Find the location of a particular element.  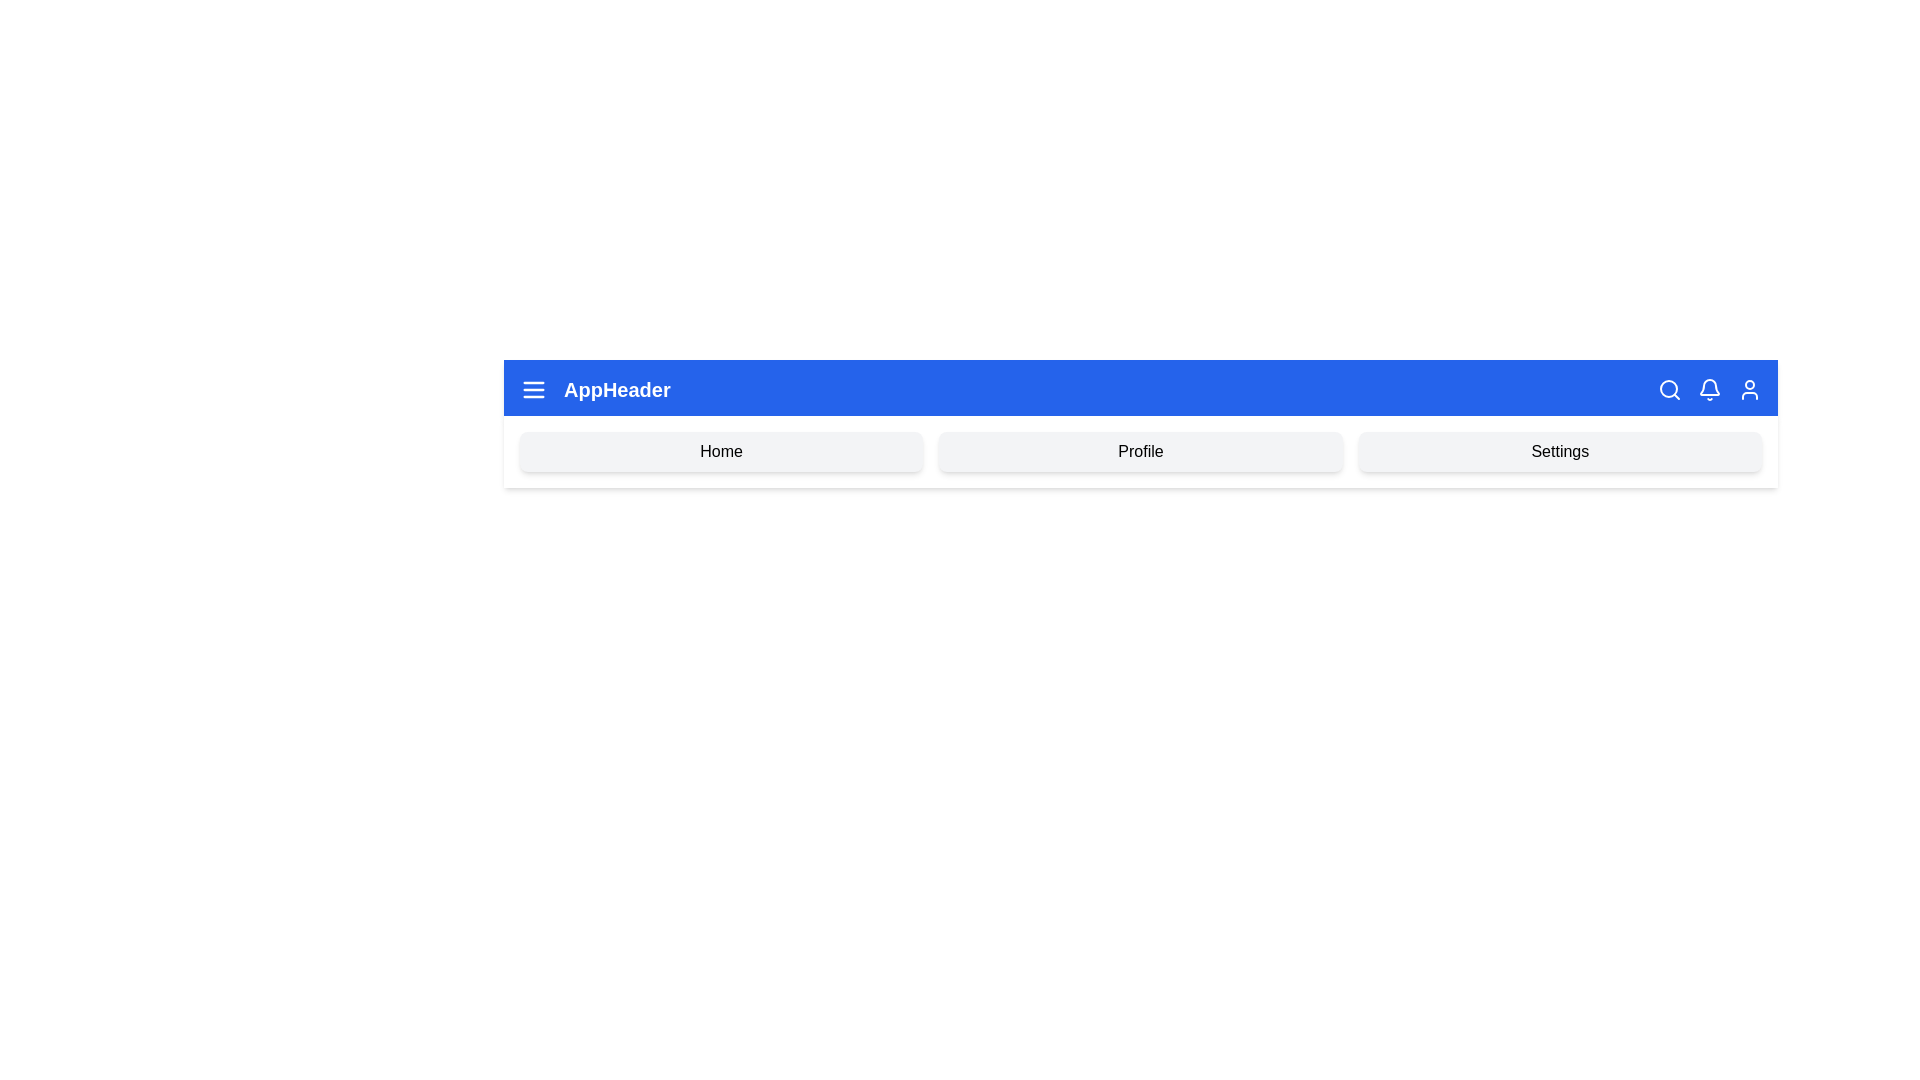

the bell icon to view notifications is located at coordinates (1708, 389).